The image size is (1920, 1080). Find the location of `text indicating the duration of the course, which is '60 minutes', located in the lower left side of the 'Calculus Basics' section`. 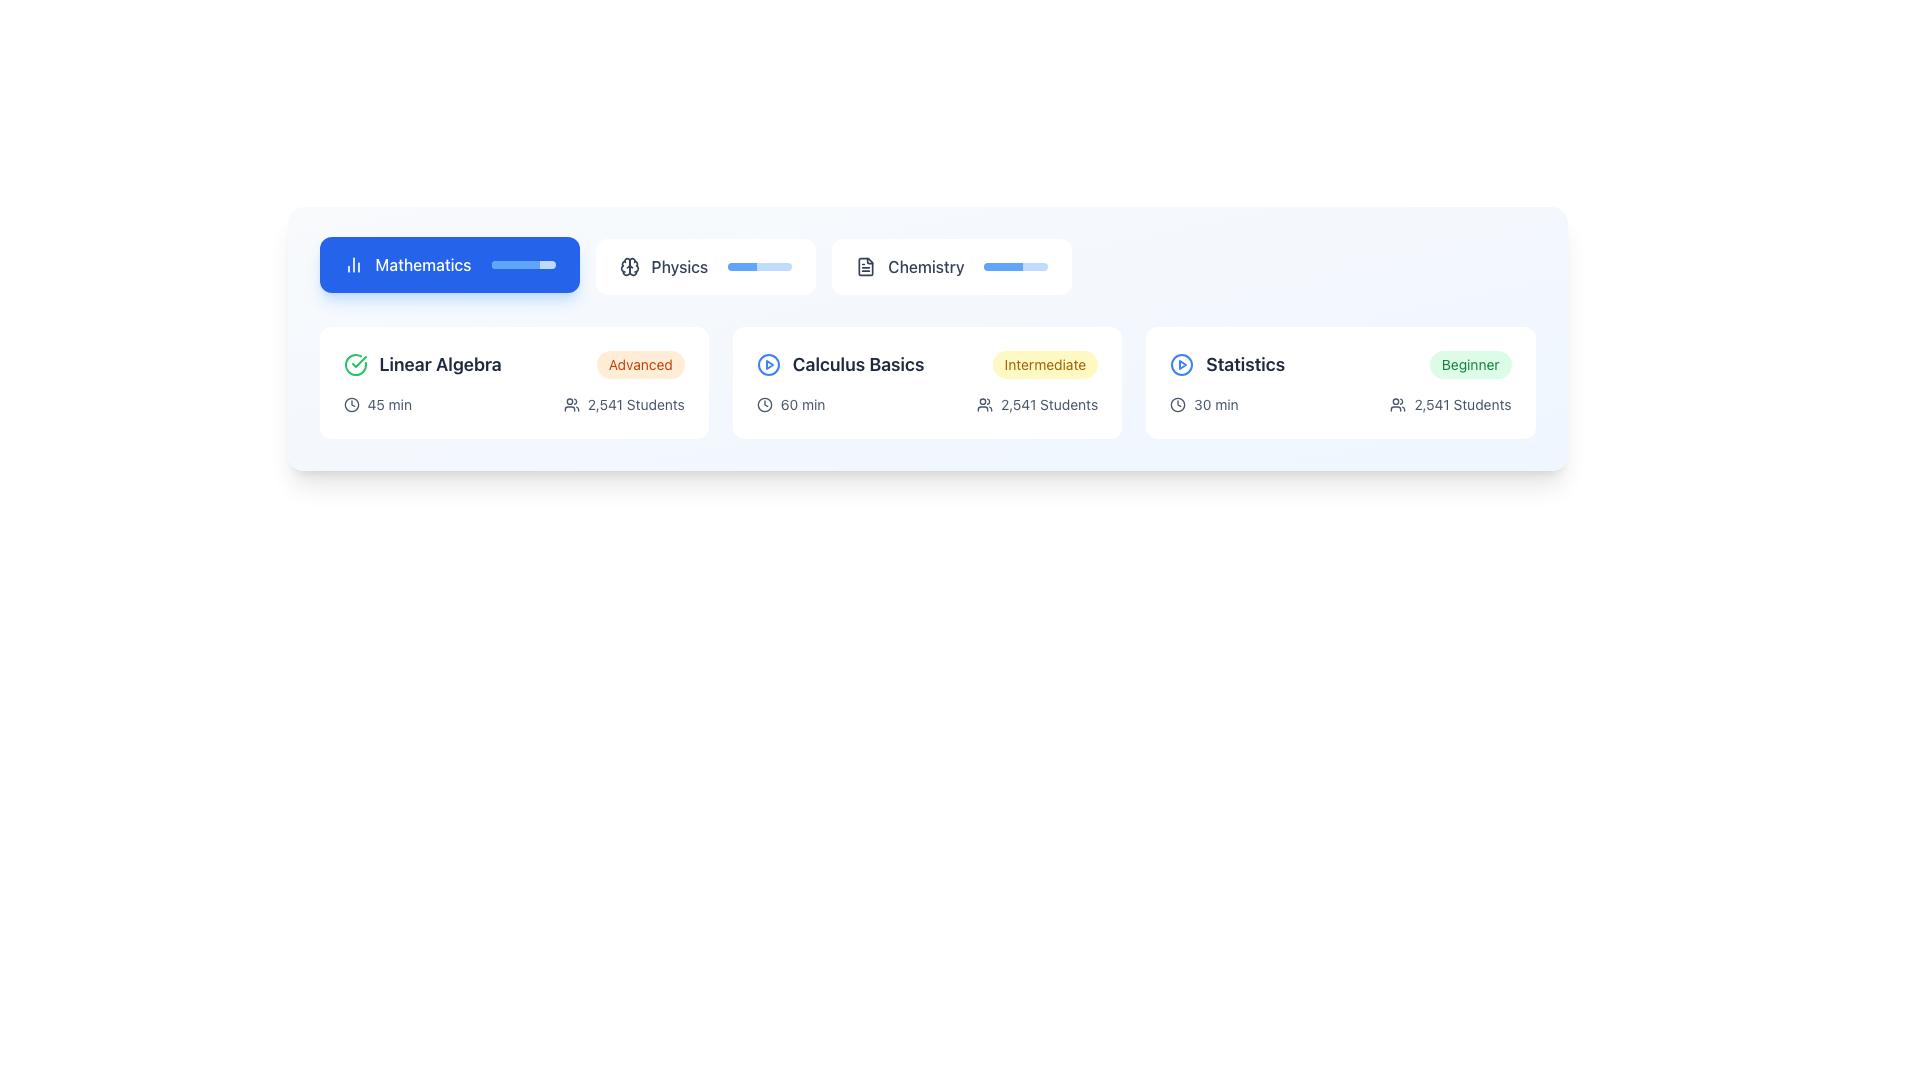

text indicating the duration of the course, which is '60 minutes', located in the lower left side of the 'Calculus Basics' section is located at coordinates (790, 405).